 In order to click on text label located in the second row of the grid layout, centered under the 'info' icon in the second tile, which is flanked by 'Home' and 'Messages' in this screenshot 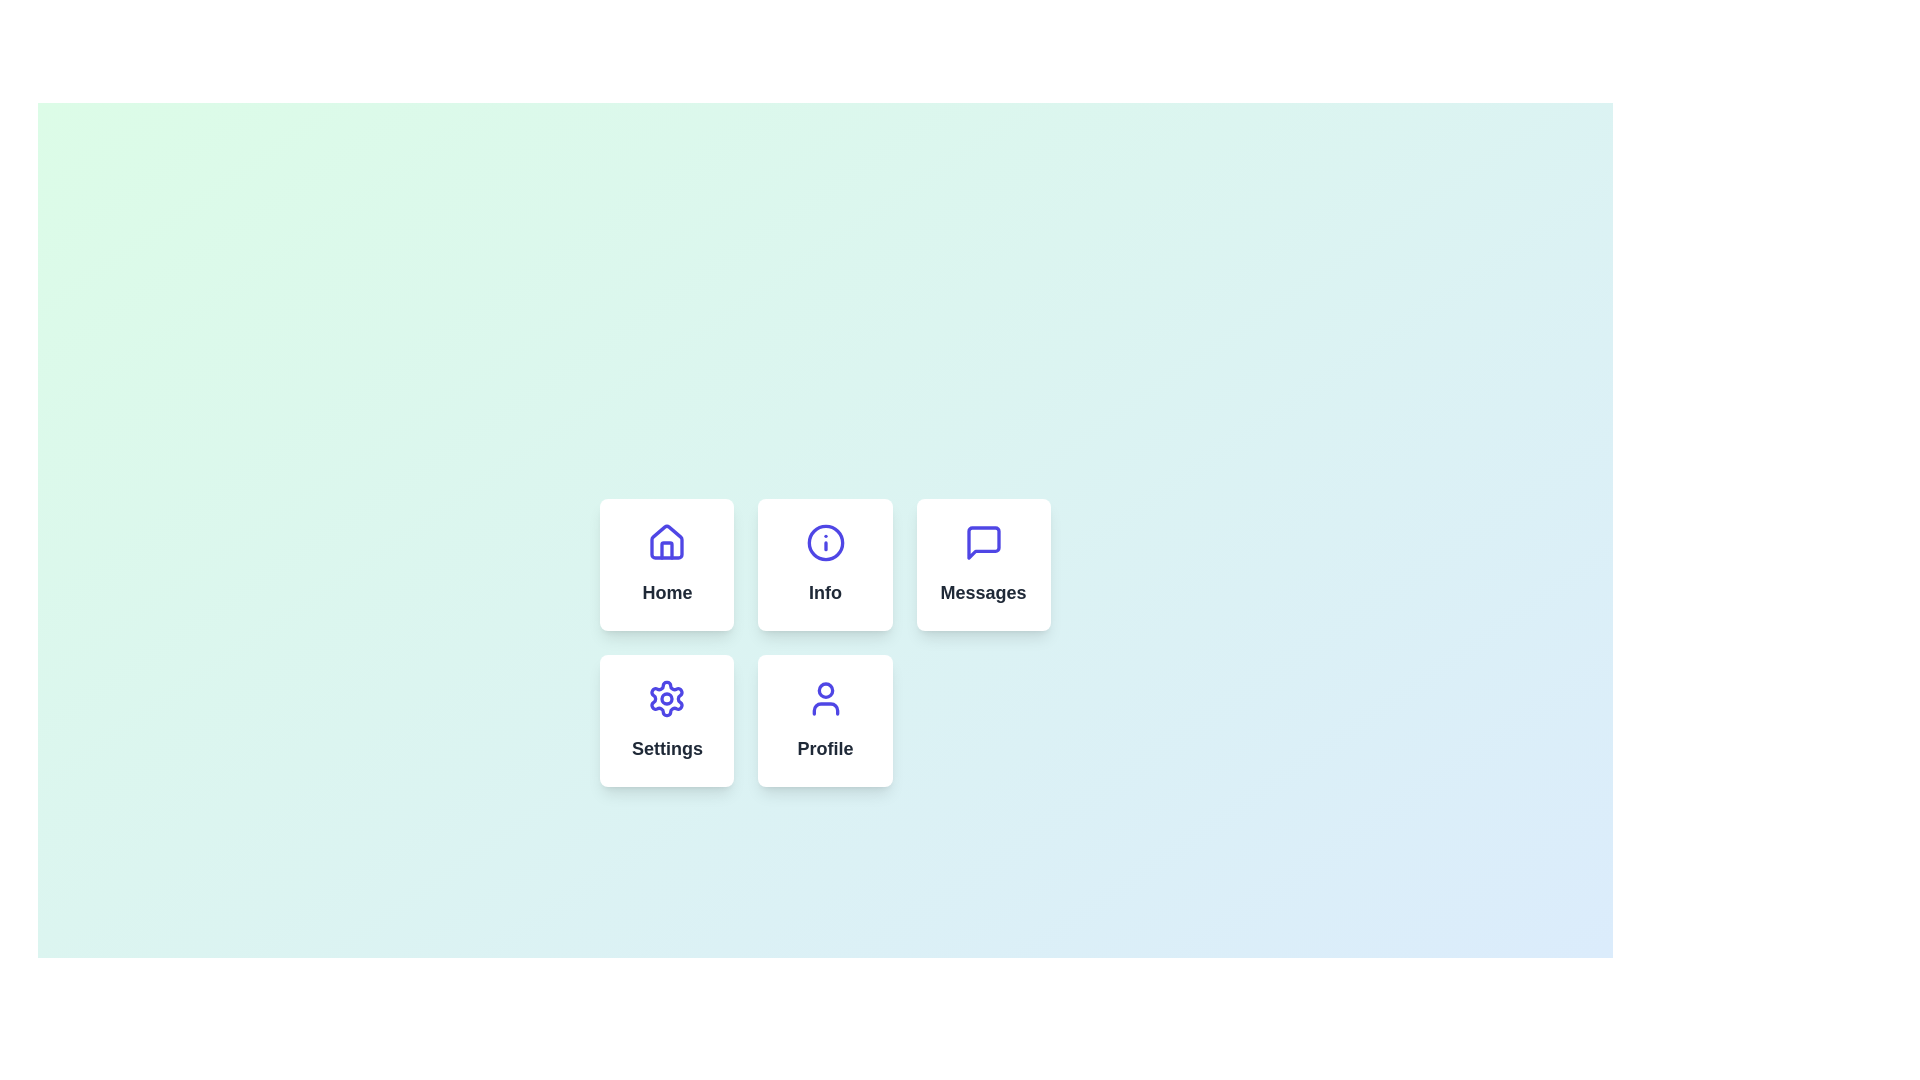, I will do `click(825, 592)`.